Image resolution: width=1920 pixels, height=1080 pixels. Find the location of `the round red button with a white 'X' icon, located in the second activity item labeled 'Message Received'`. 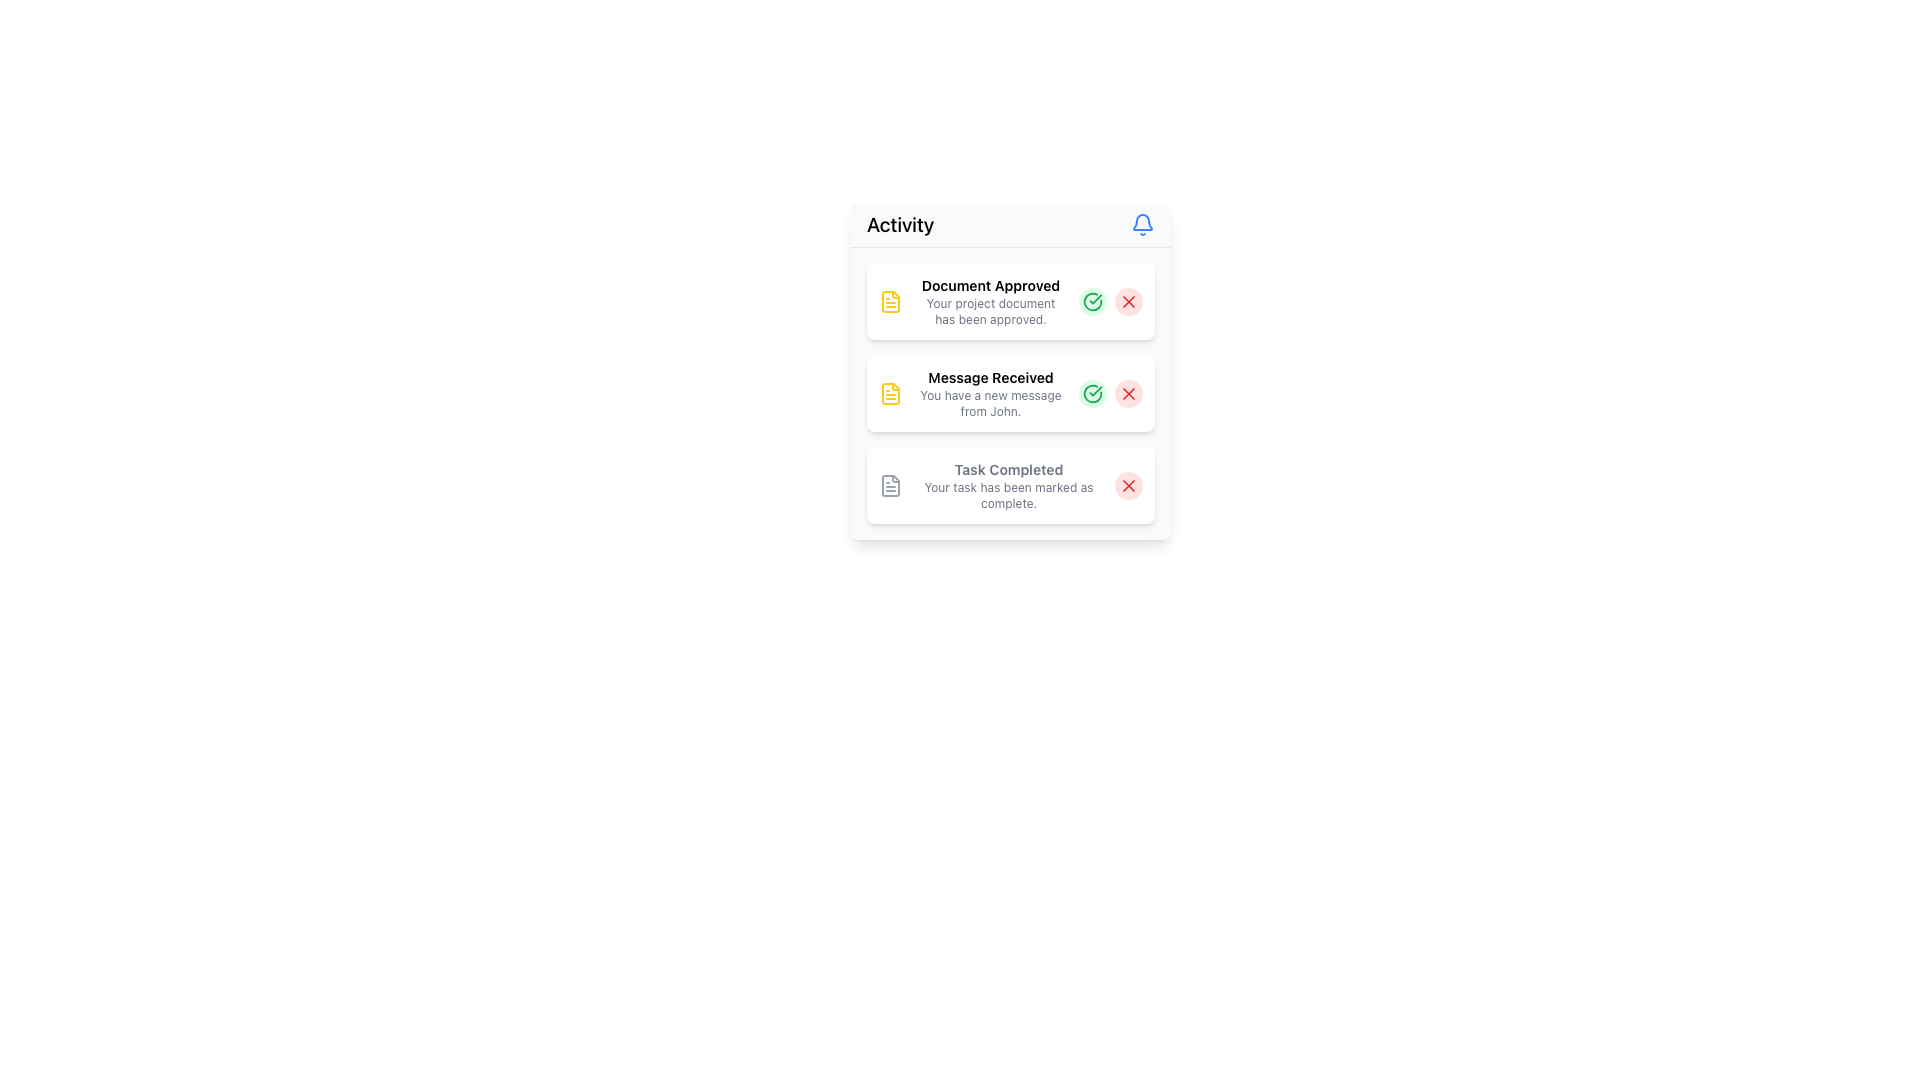

the round red button with a white 'X' icon, located in the second activity item labeled 'Message Received' is located at coordinates (1128, 393).